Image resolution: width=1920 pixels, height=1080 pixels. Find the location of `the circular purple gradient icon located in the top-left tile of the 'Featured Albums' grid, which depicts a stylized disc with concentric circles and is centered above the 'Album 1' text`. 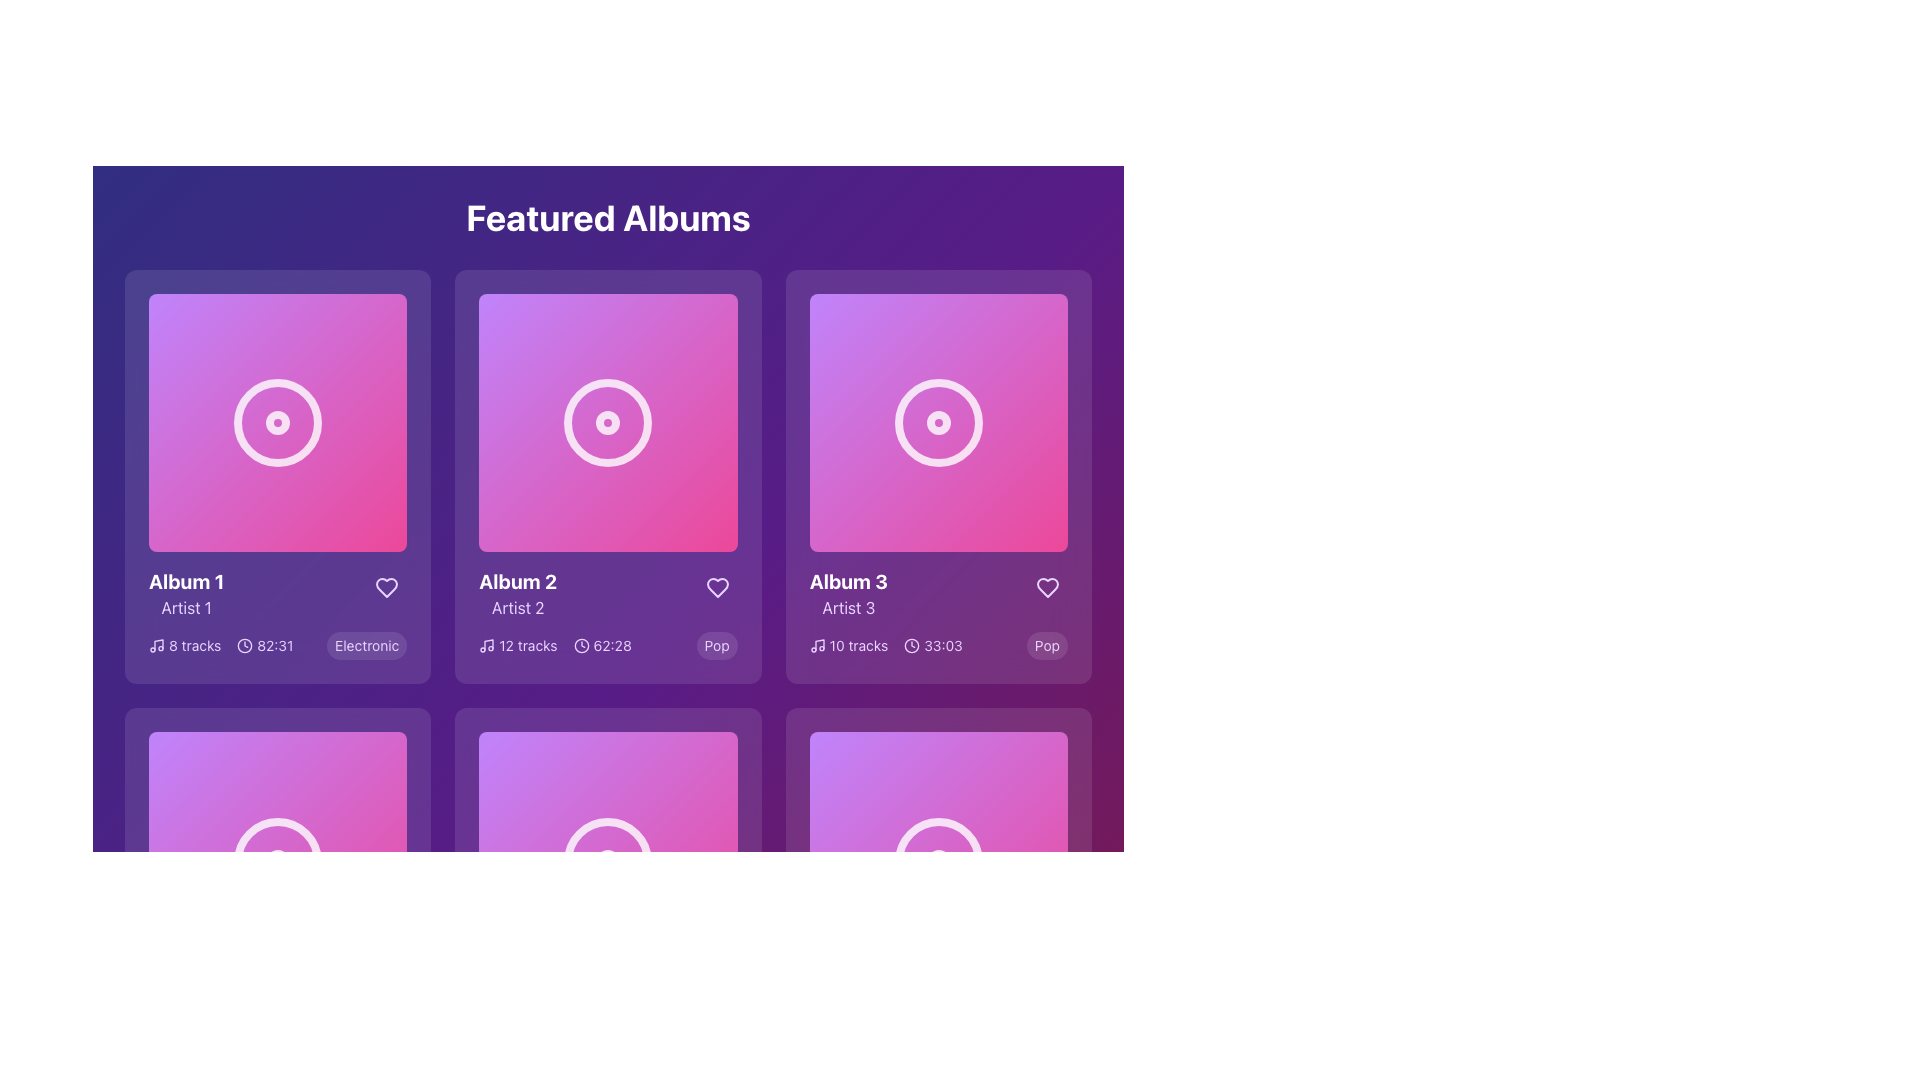

the circular purple gradient icon located in the top-left tile of the 'Featured Albums' grid, which depicts a stylized disc with concentric circles and is centered above the 'Album 1' text is located at coordinates (277, 422).